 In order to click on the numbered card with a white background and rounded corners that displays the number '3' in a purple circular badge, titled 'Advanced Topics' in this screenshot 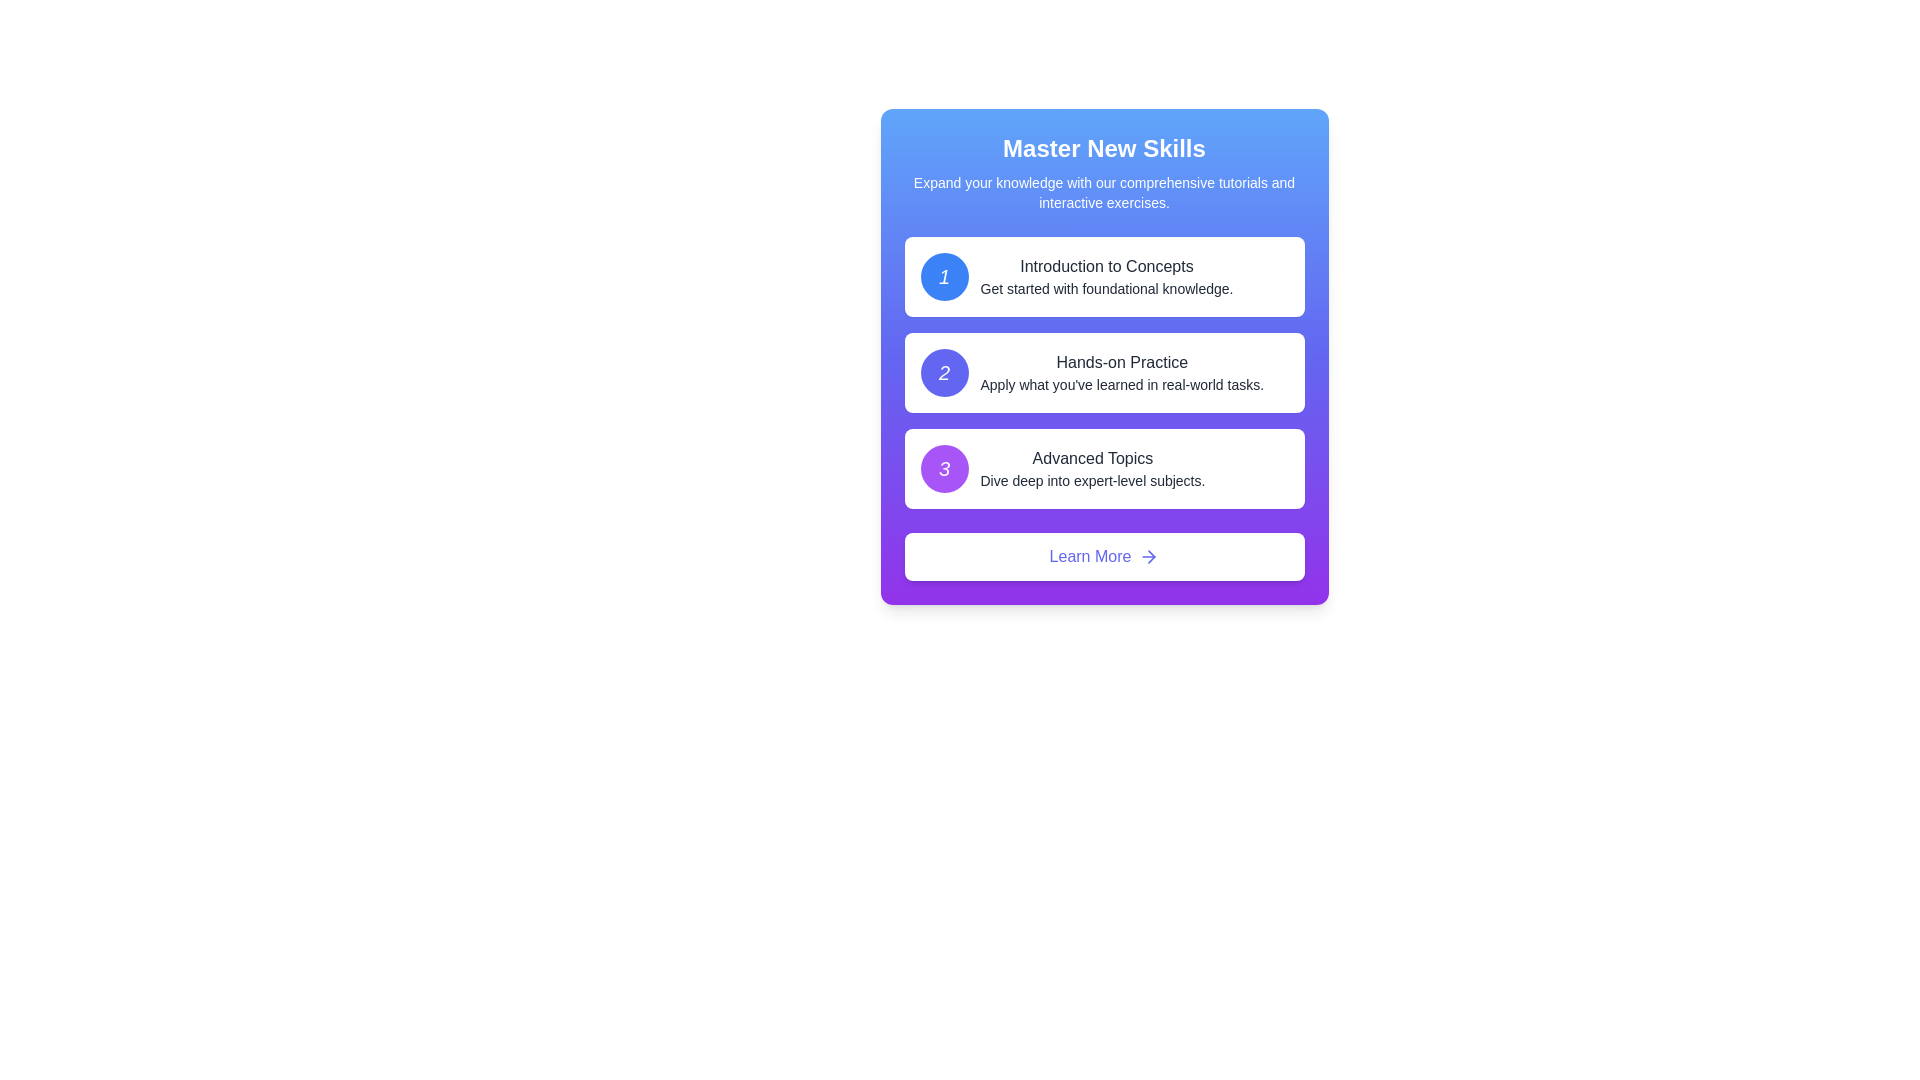, I will do `click(1103, 469)`.